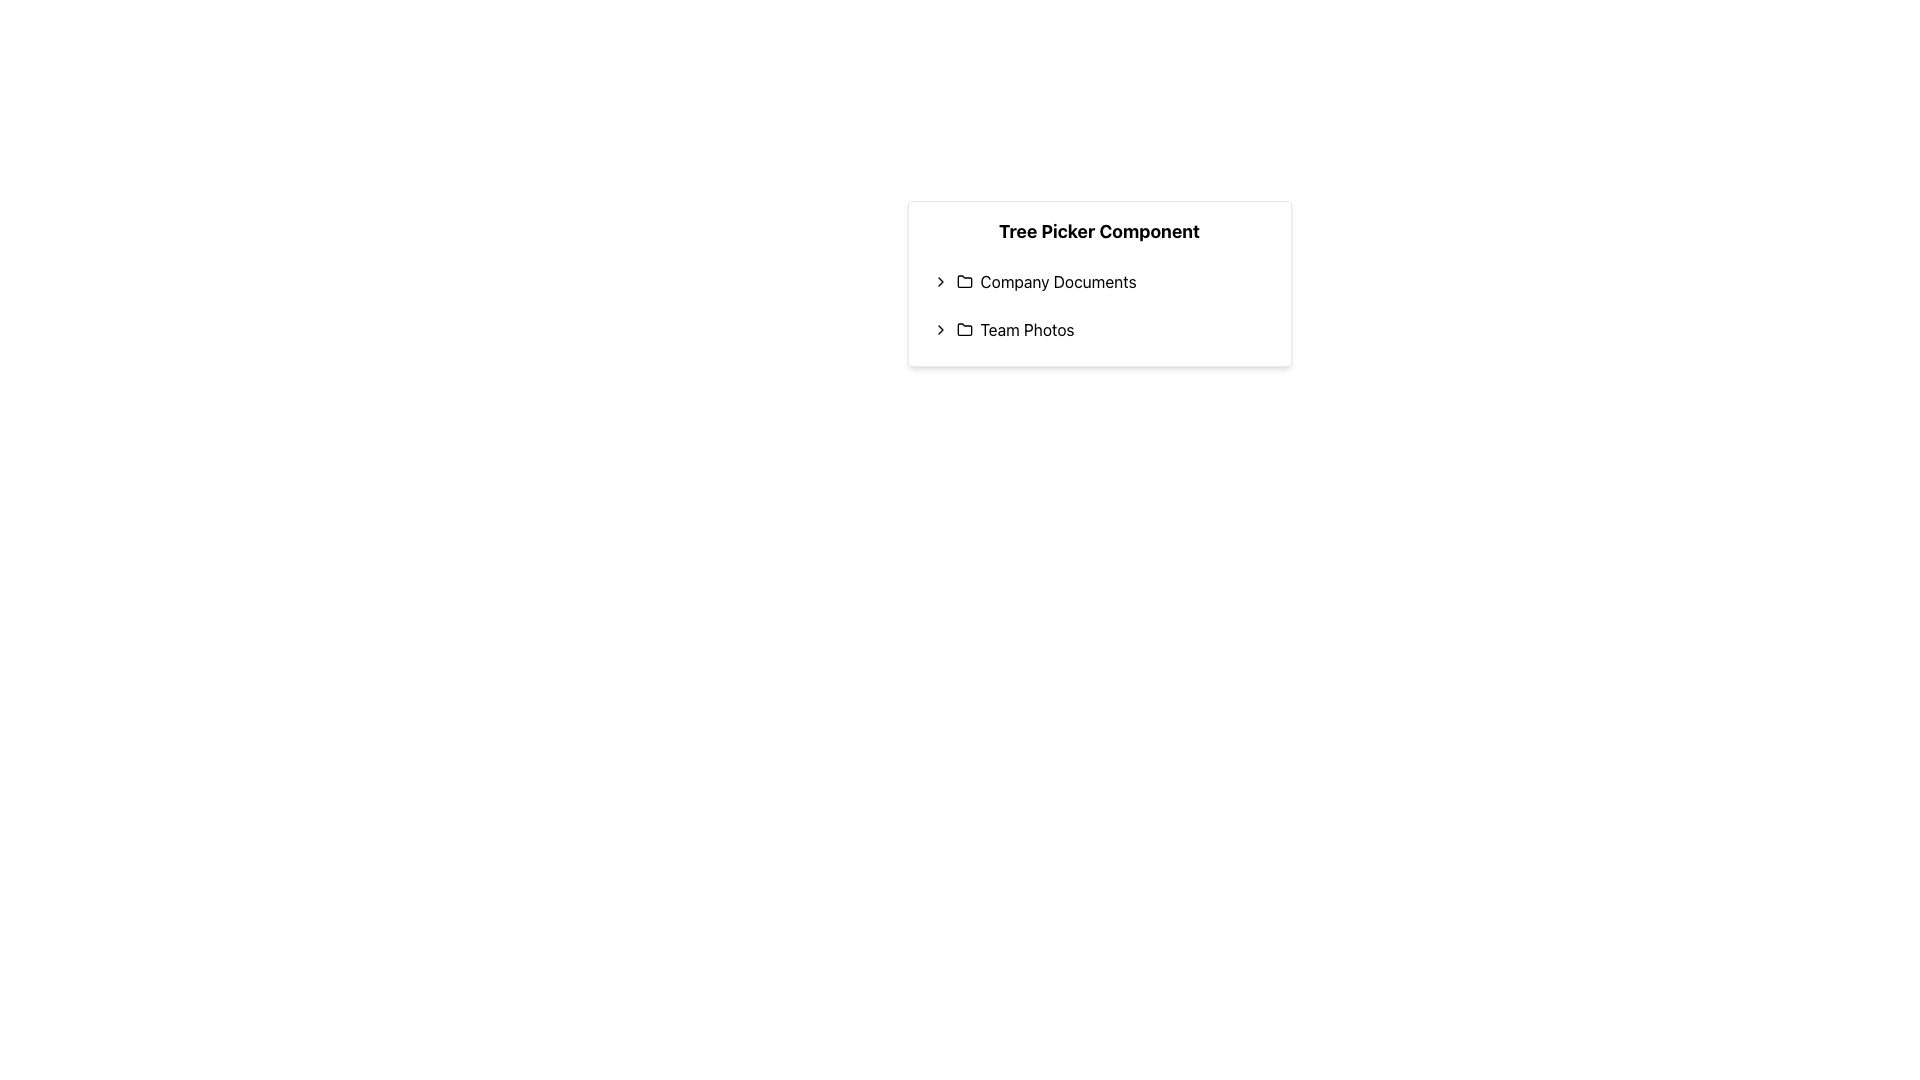 The height and width of the screenshot is (1080, 1920). What do you see at coordinates (964, 329) in the screenshot?
I see `the second icon in the Tree Picker Component menu that denotes 'Team Photos'` at bounding box center [964, 329].